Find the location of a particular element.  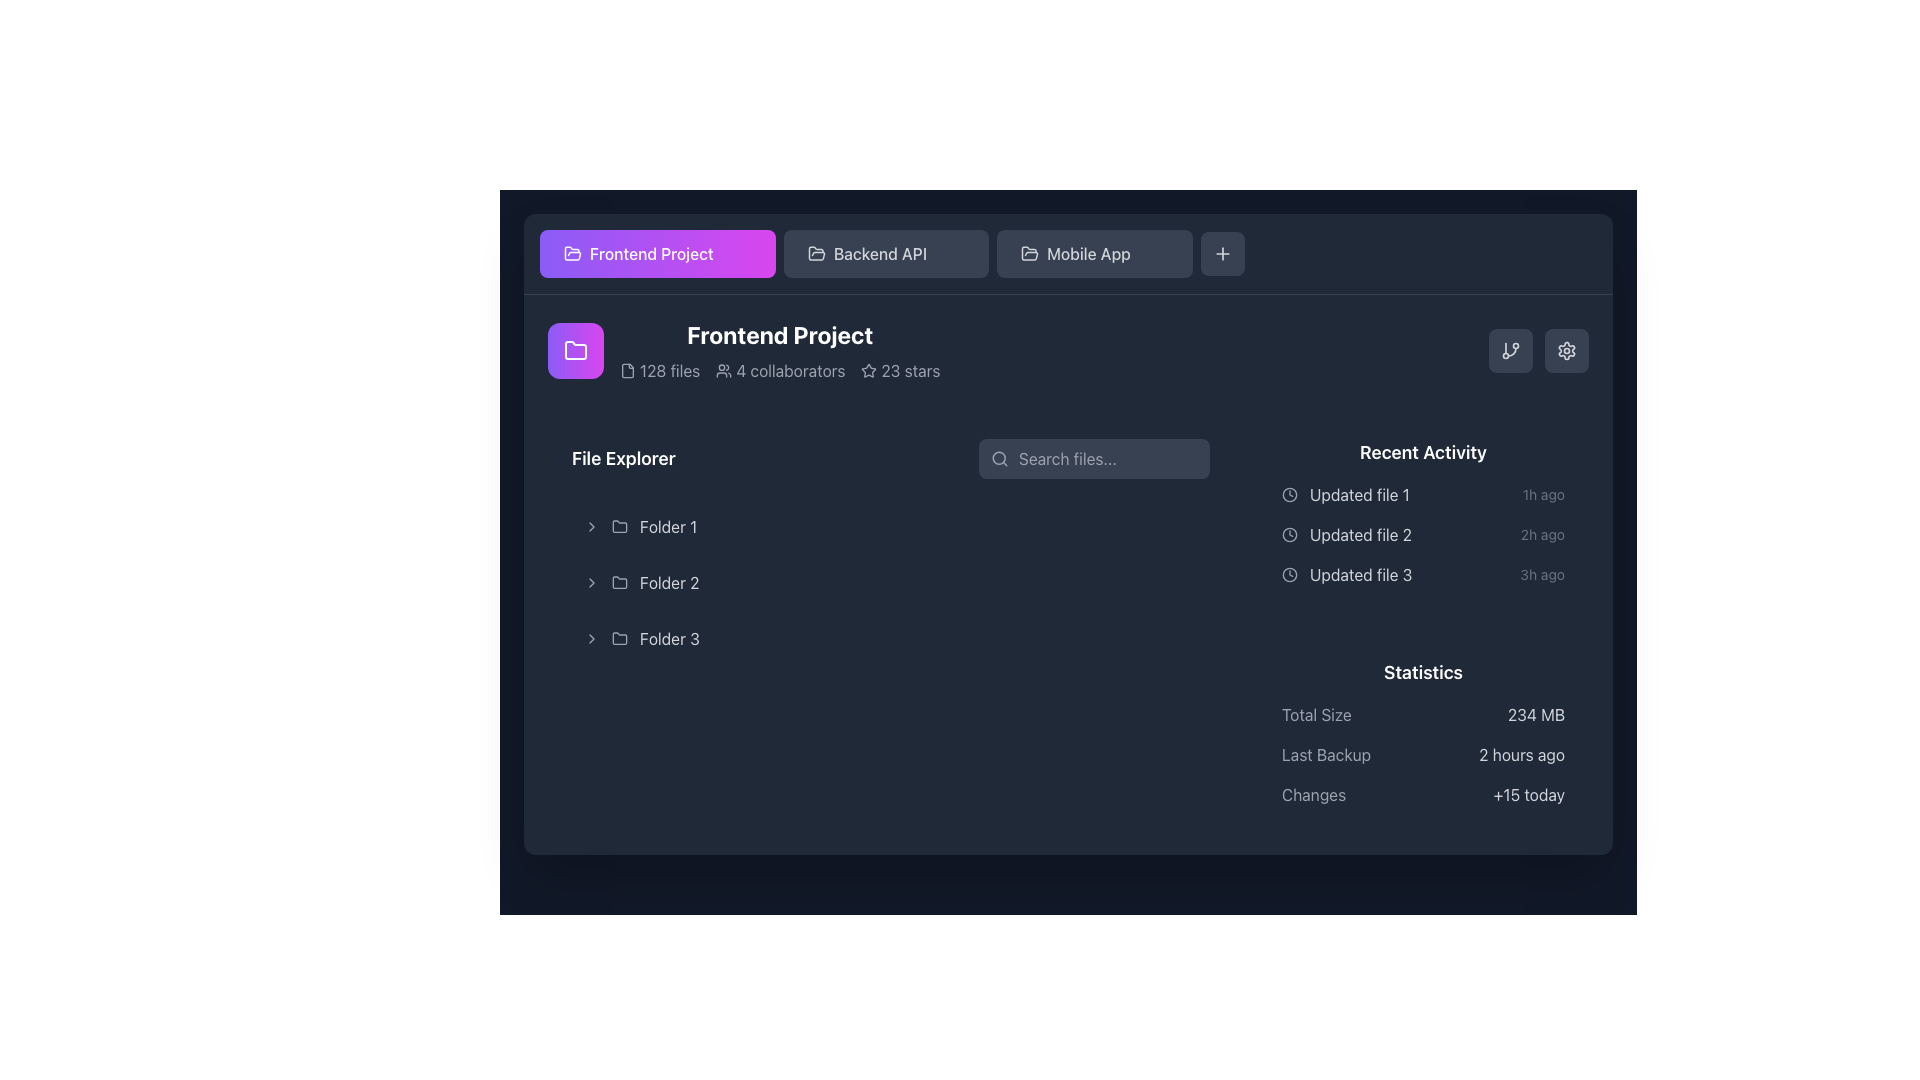

the icon resembling a group of people, located in the upper part of the application interface is located at coordinates (723, 370).